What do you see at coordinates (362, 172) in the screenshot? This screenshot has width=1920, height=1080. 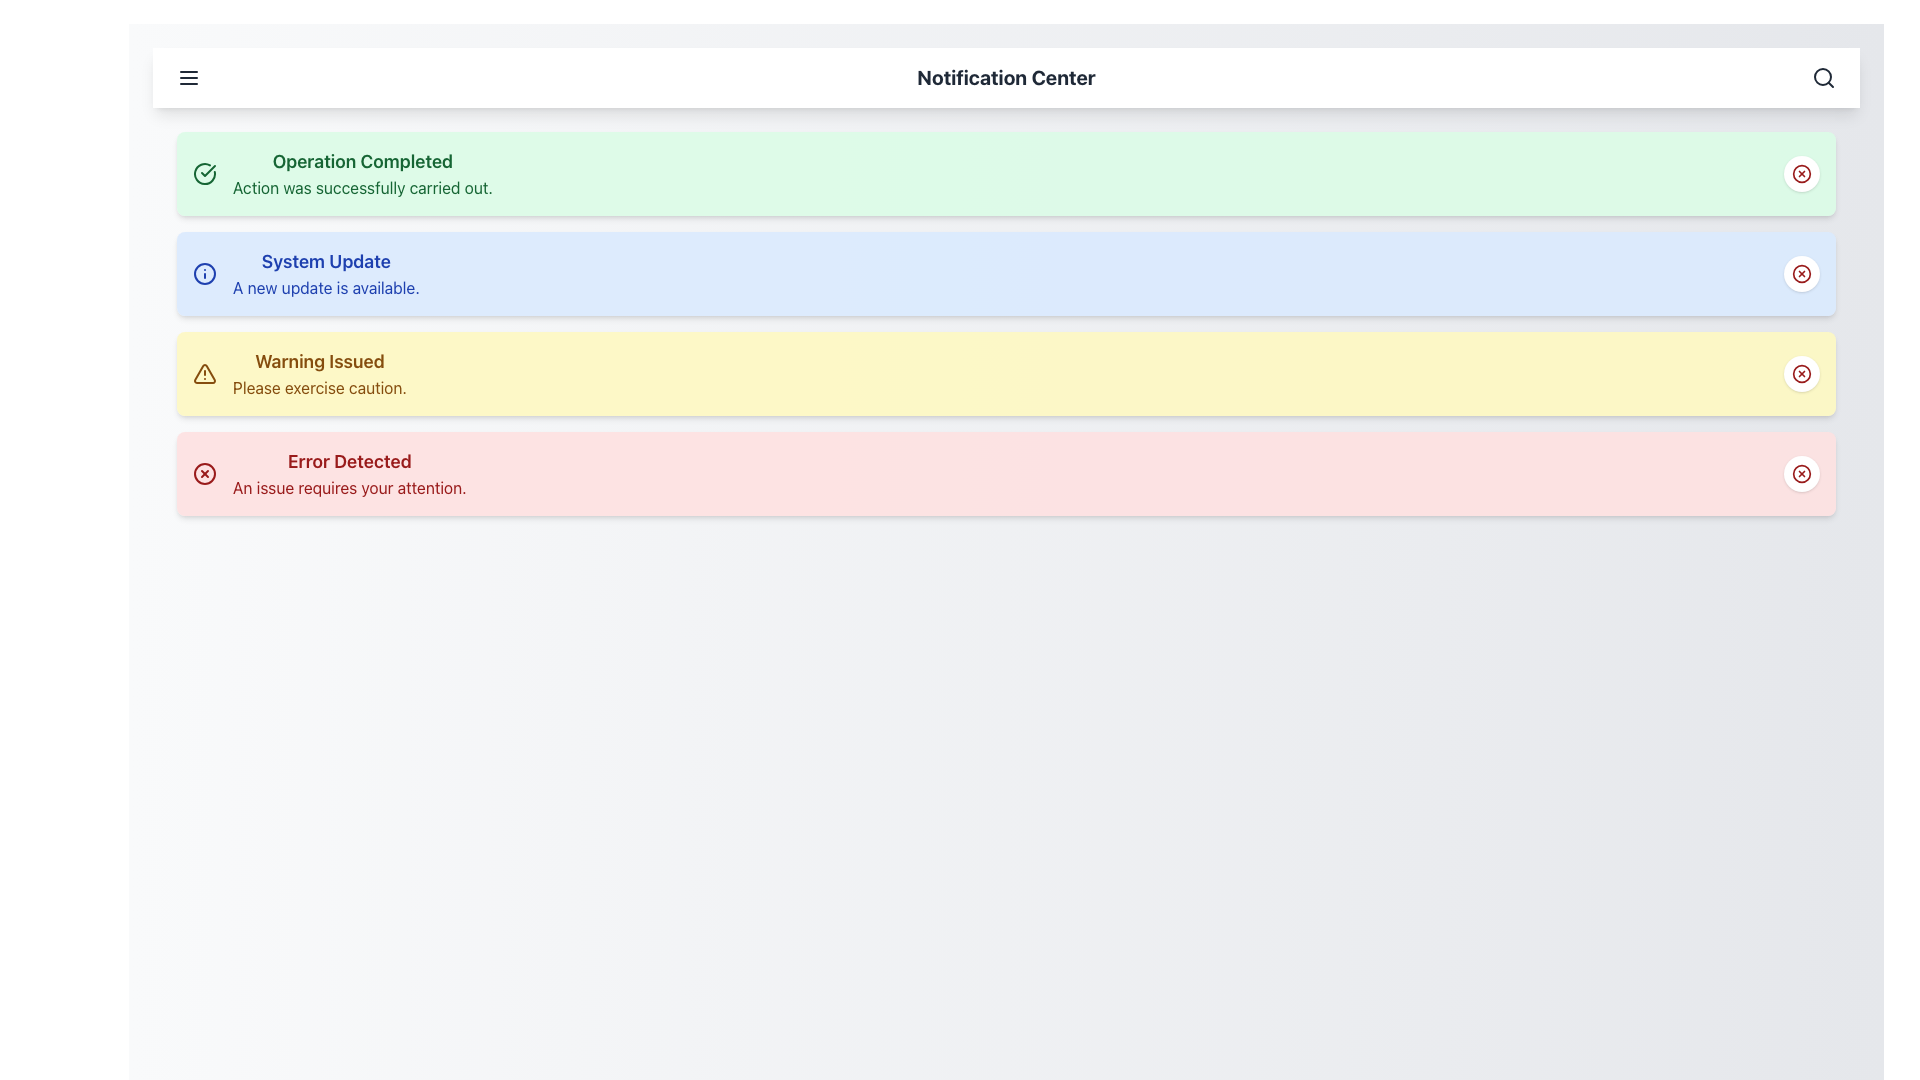 I see `the Notification Card located` at bounding box center [362, 172].